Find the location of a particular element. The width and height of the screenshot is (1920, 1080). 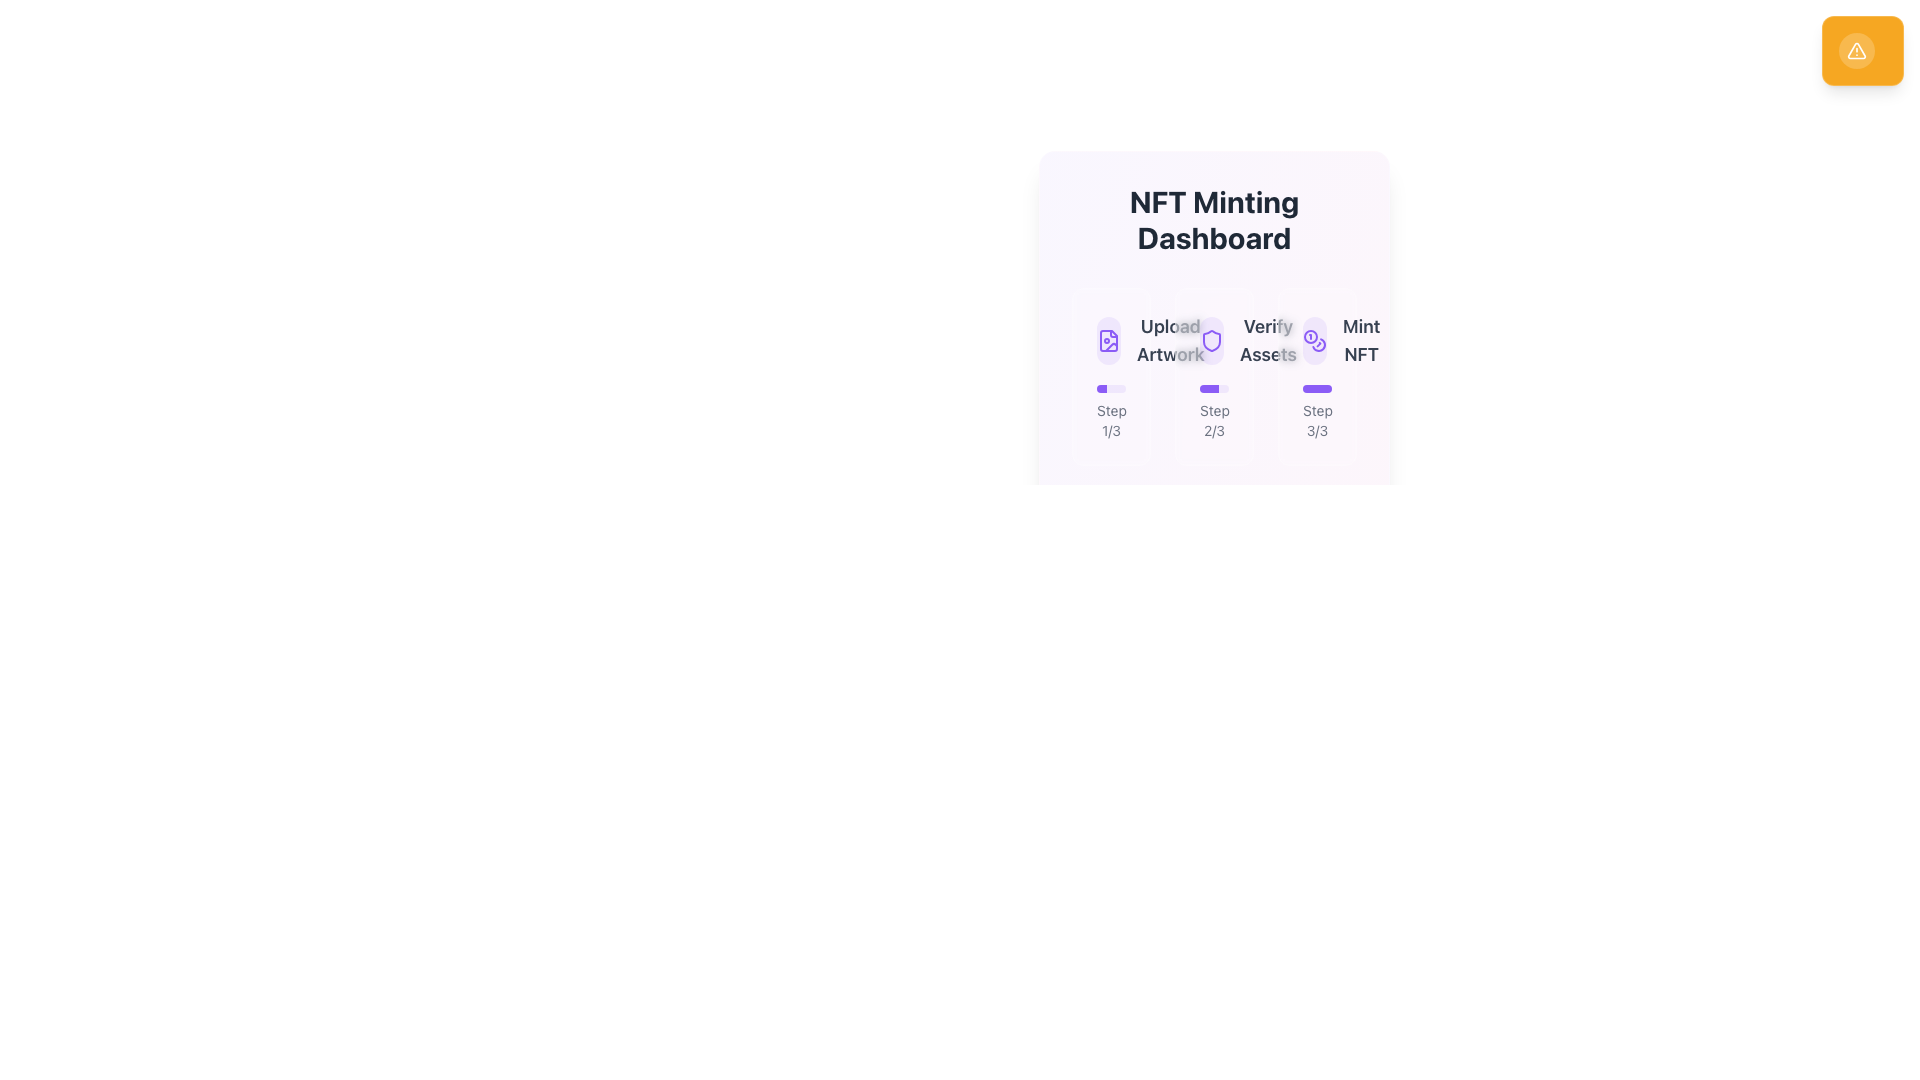

the 'Step 2/3' text label, which is styled in gray and positioned beneath the progress indicator bar in the 'Verify Assets' section of the three-step navigation layout is located at coordinates (1213, 419).